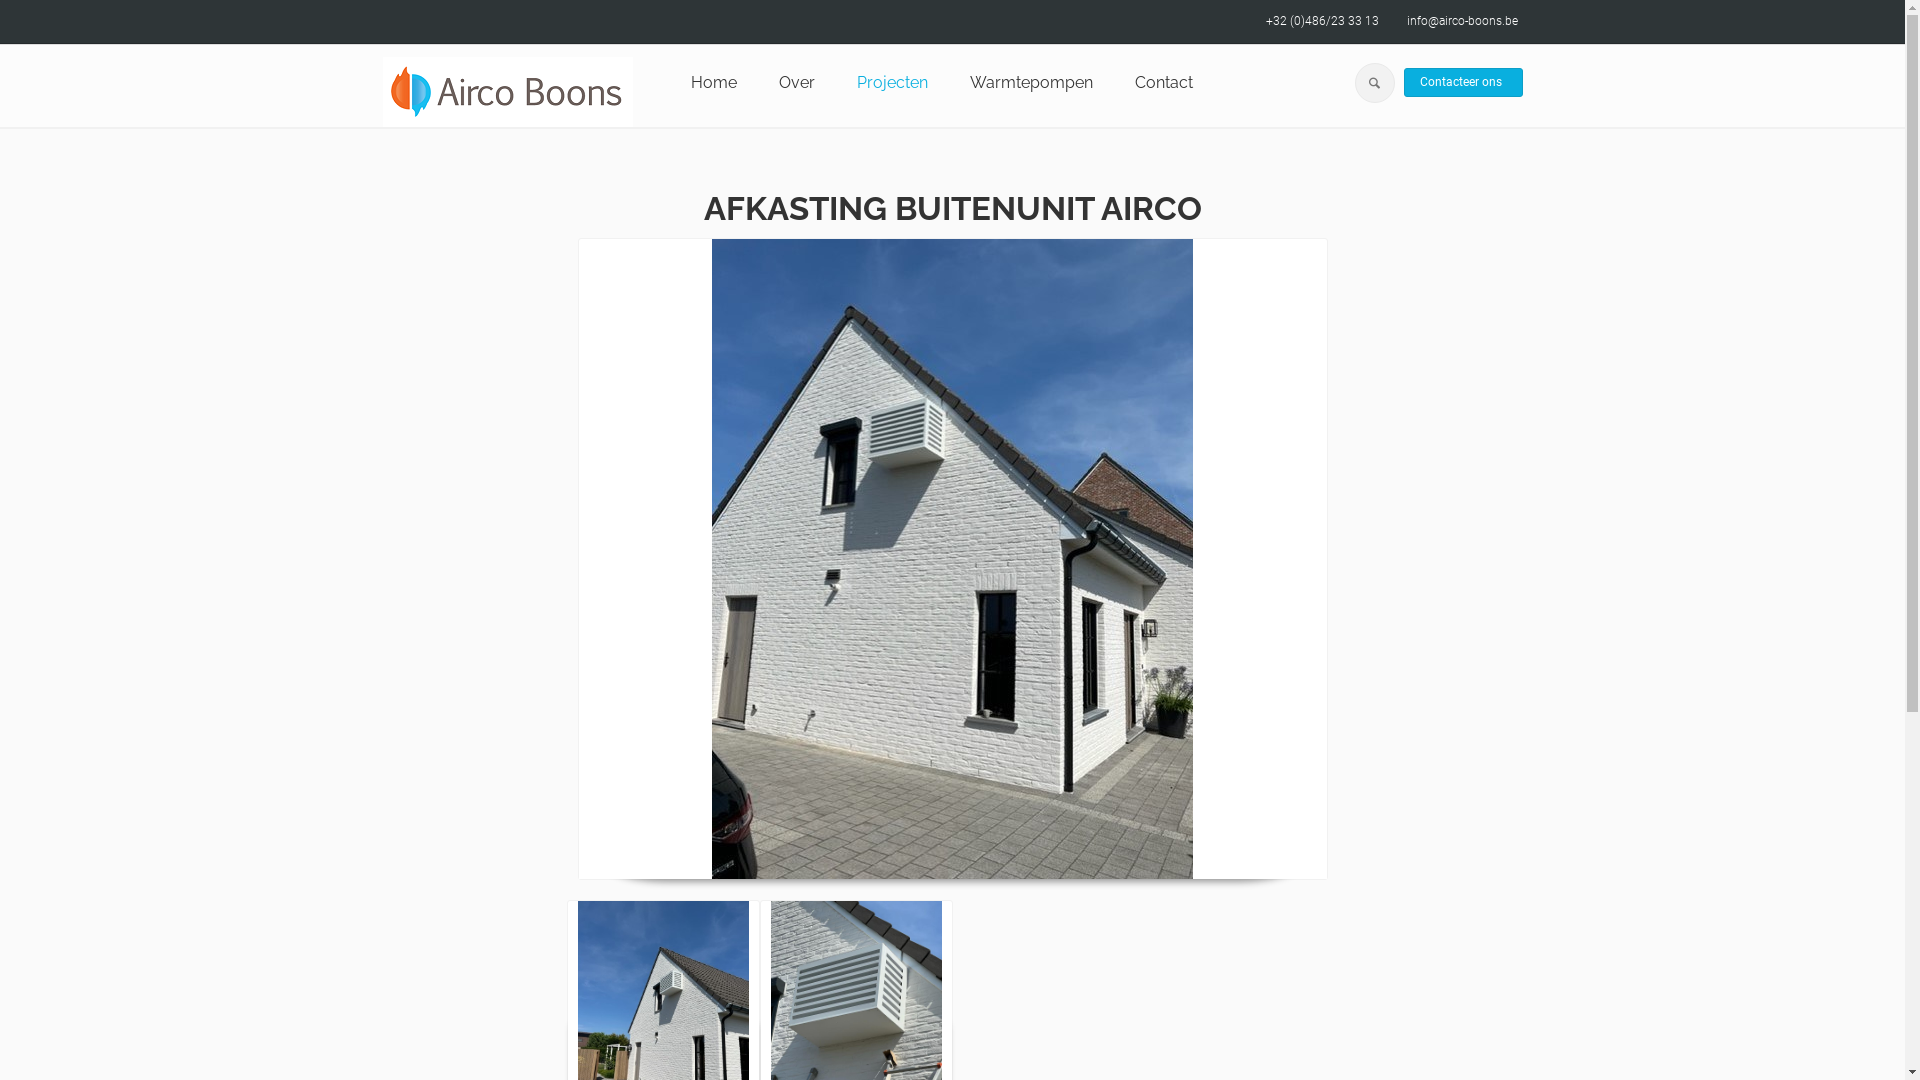 The height and width of the screenshot is (1080, 1920). Describe the element at coordinates (1463, 82) in the screenshot. I see `'Contacteer ons'` at that location.